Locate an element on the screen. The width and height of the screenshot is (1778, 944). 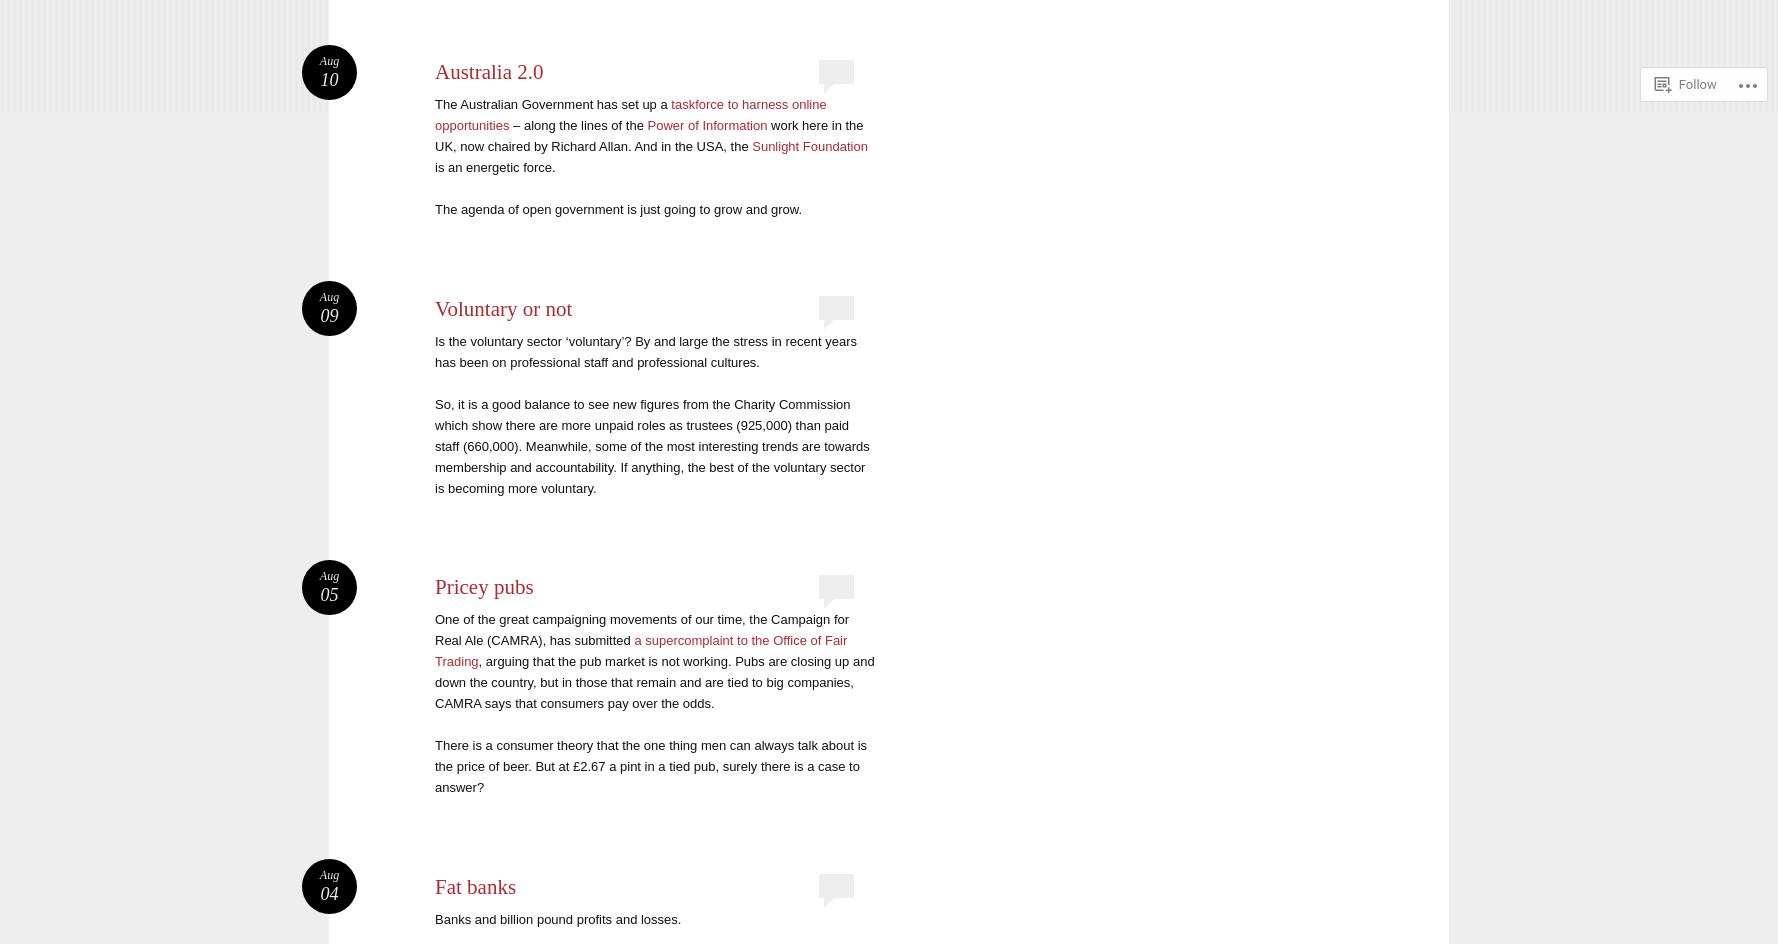
'Power of Information' is located at coordinates (708, 125).